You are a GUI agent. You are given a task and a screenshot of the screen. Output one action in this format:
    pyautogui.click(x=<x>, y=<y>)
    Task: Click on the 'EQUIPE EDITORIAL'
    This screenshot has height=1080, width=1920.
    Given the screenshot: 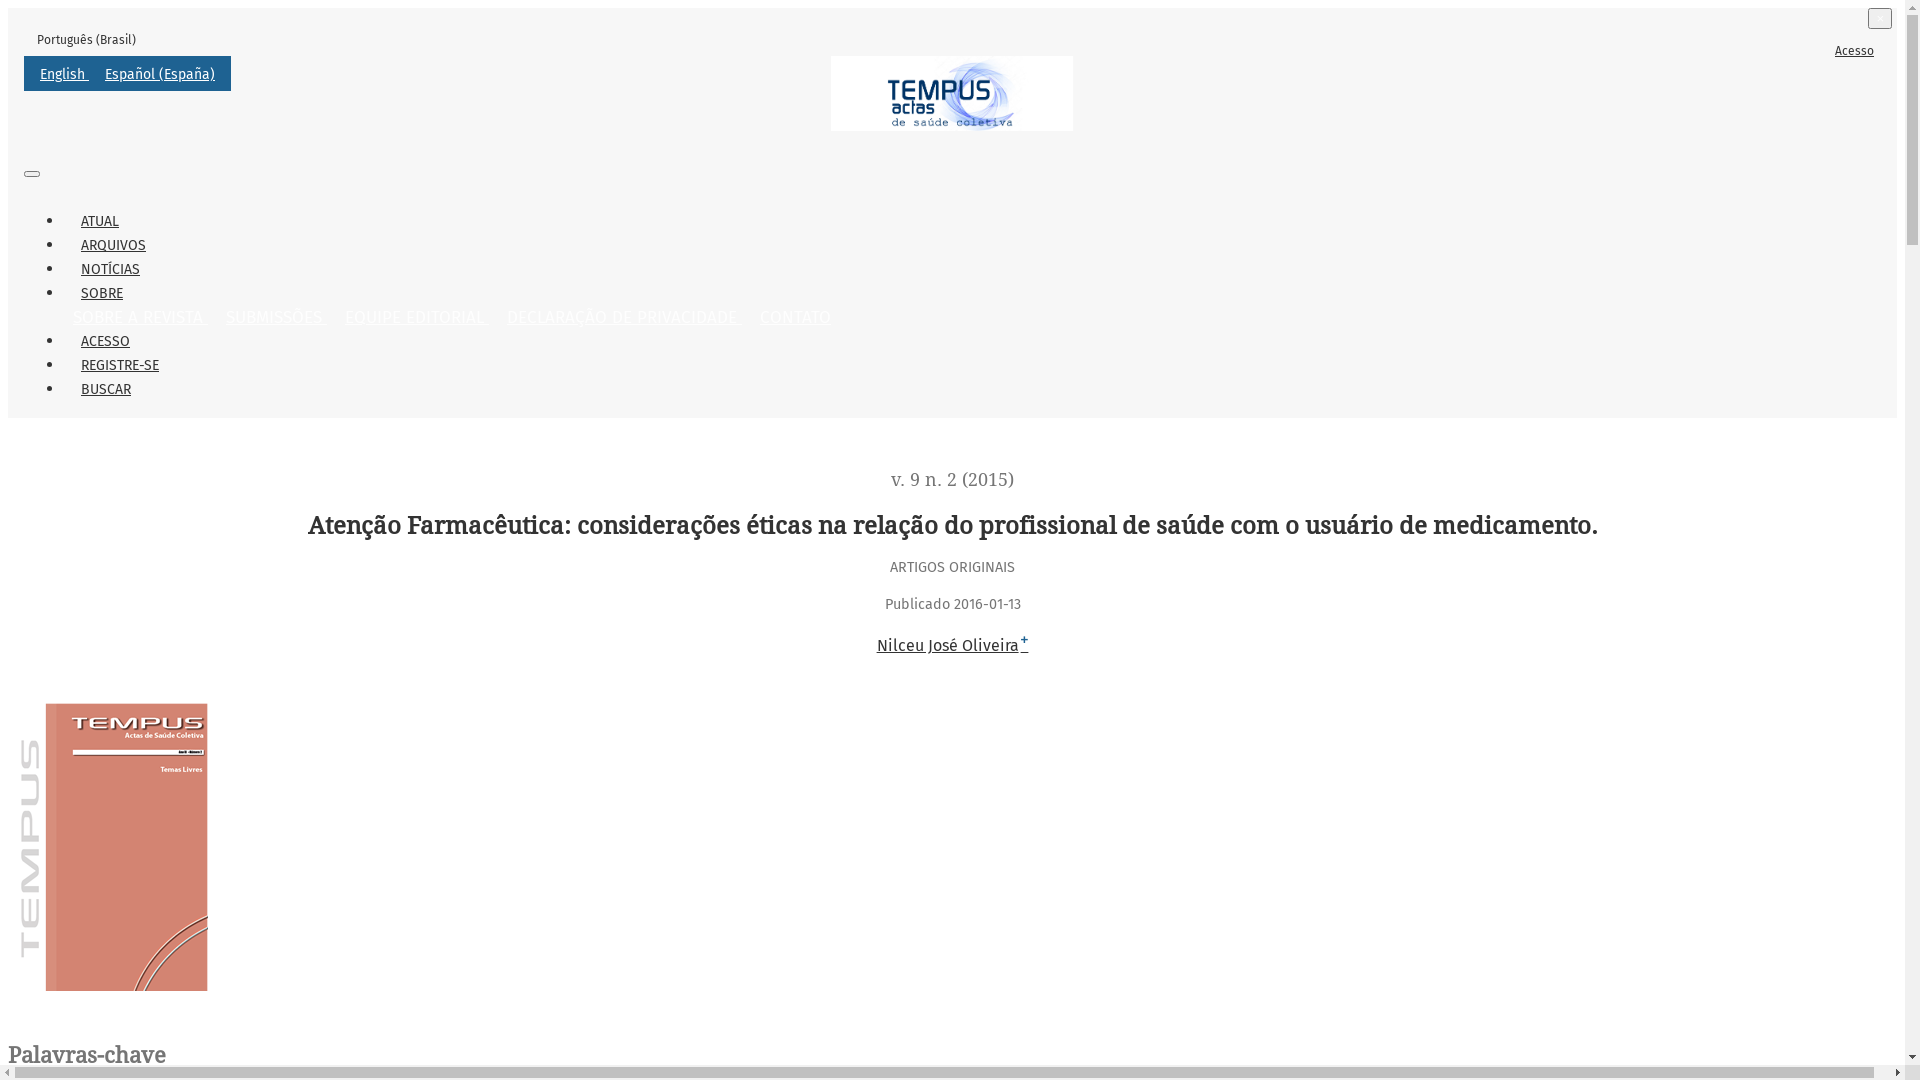 What is the action you would take?
    pyautogui.click(x=336, y=316)
    